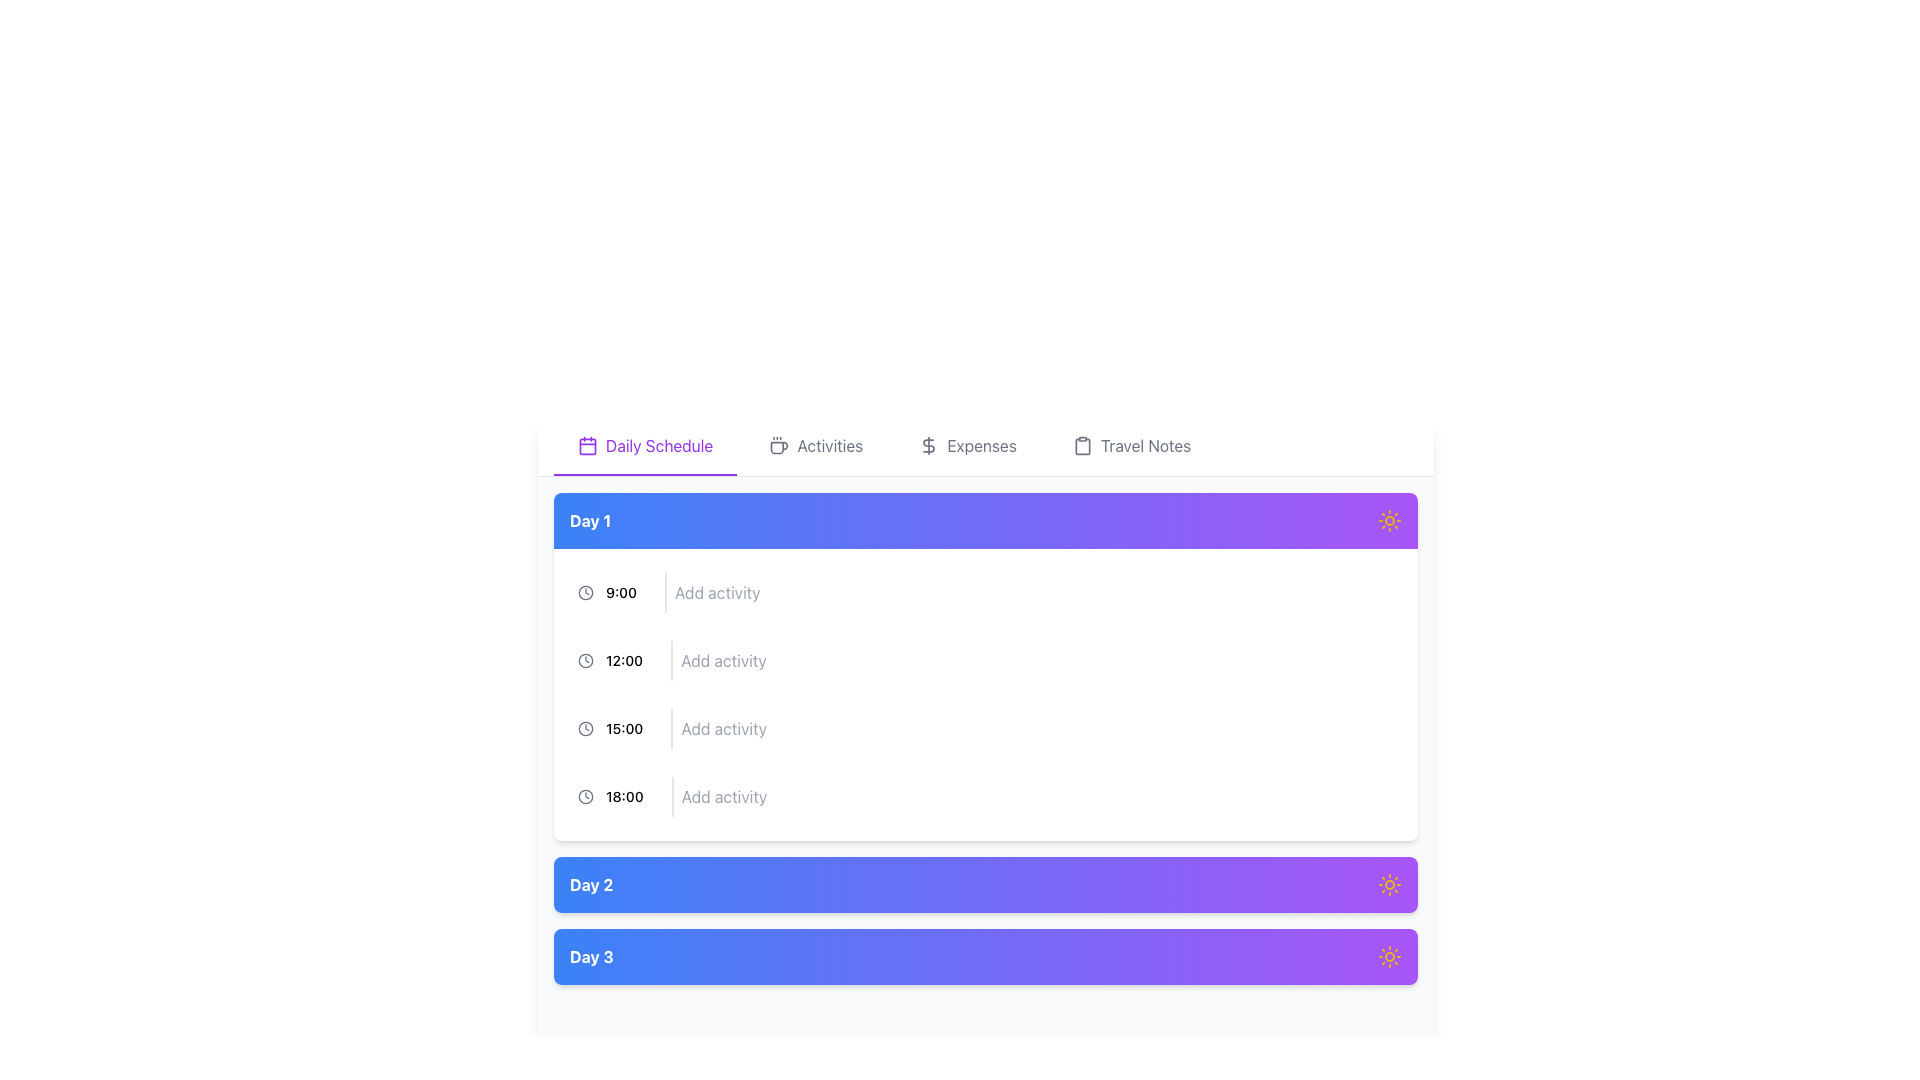 The image size is (1920, 1080). I want to click on the text label indicating a specific time in the daily schedule, positioned as the third item in a list between '12:00' and '18:00' in the 'Day 1' section, so click(623, 729).